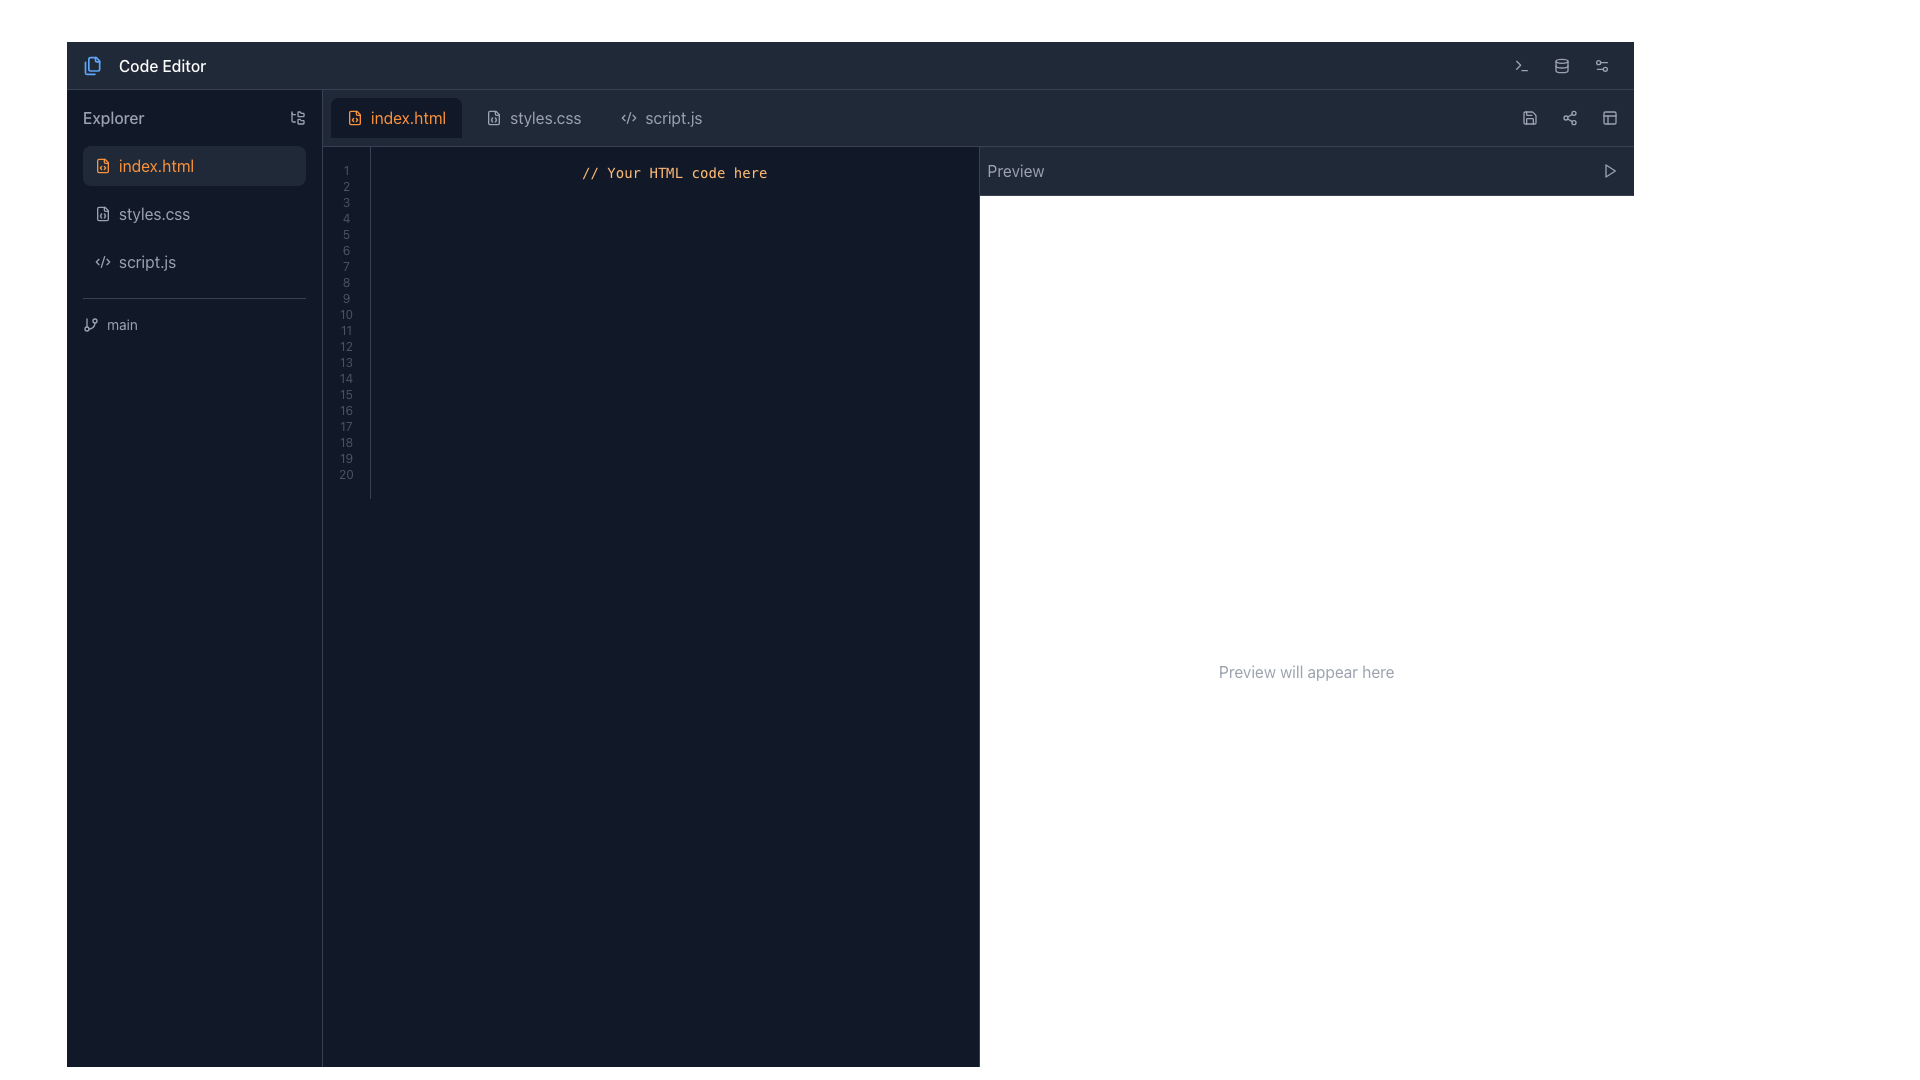 This screenshot has height=1080, width=1920. I want to click on the tab labeled 'script.js' in the top tab navigation of the code editor interface, so click(673, 118).